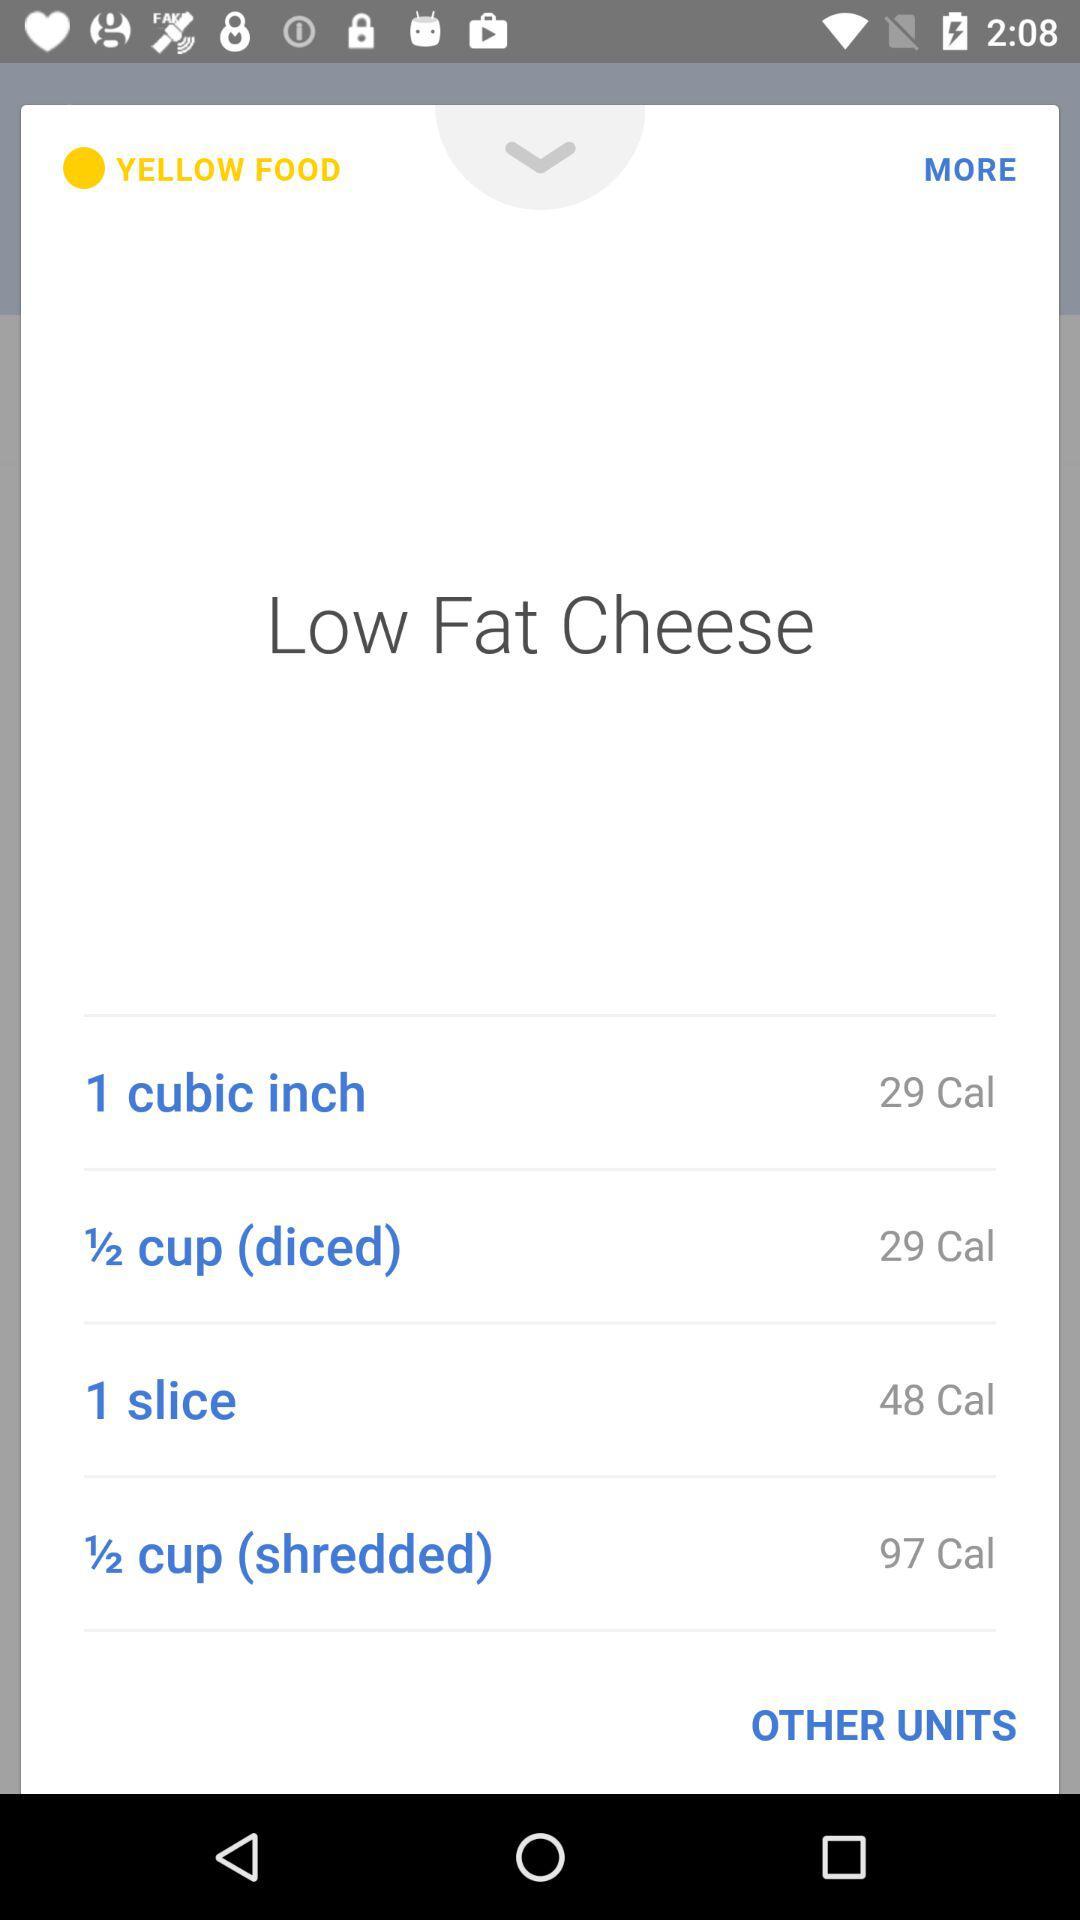  What do you see at coordinates (202, 168) in the screenshot?
I see `the yellow food` at bounding box center [202, 168].